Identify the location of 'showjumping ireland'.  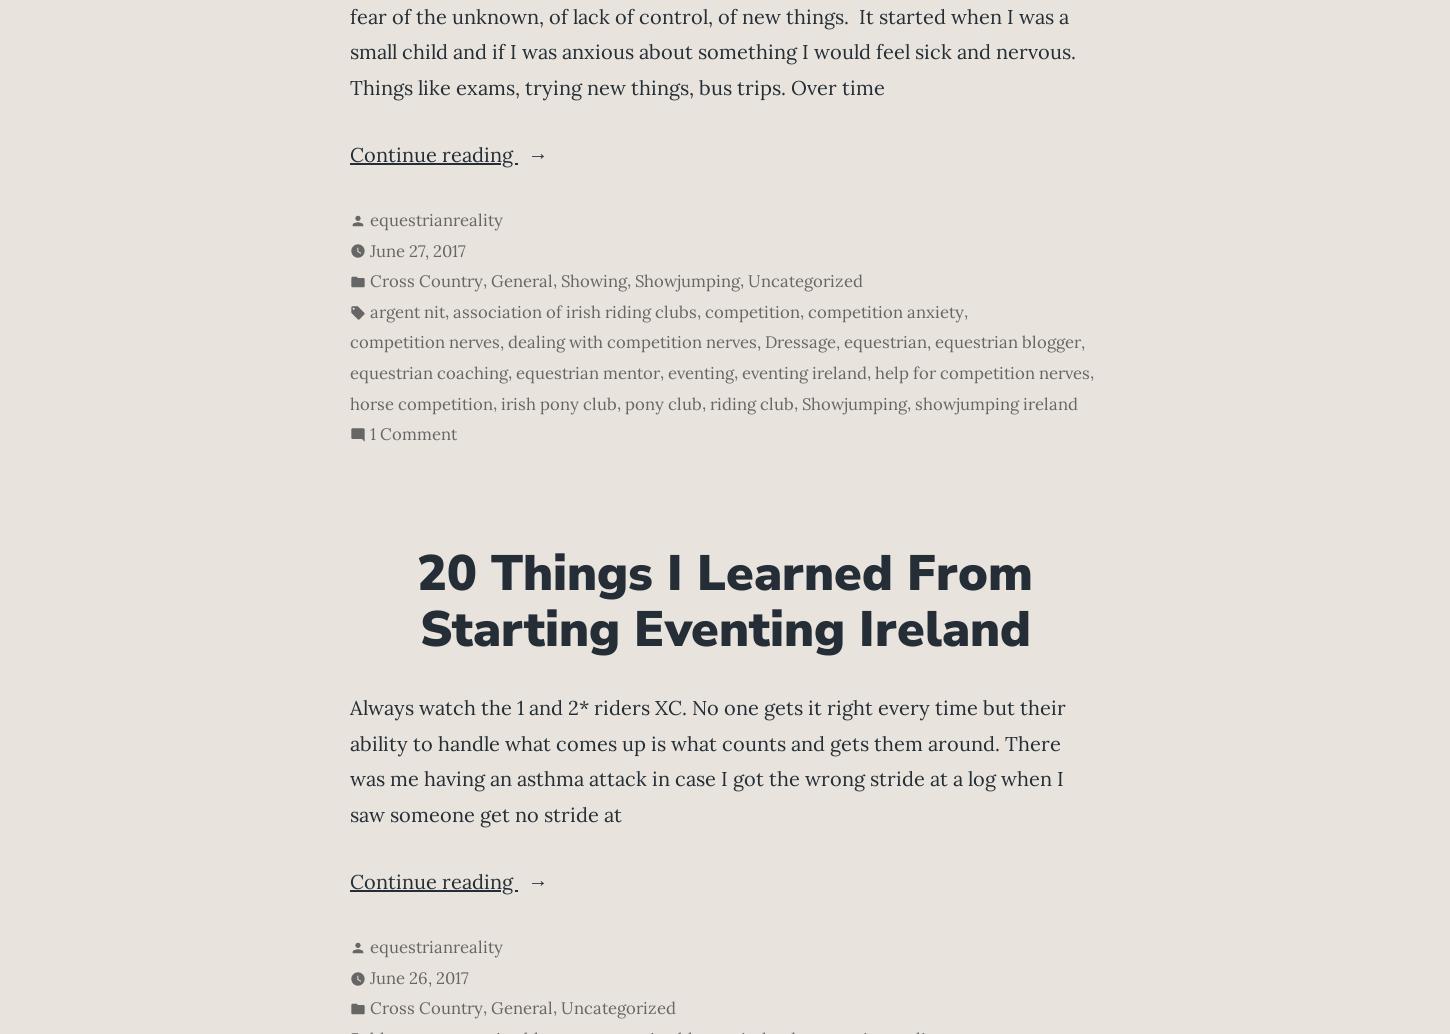
(996, 401).